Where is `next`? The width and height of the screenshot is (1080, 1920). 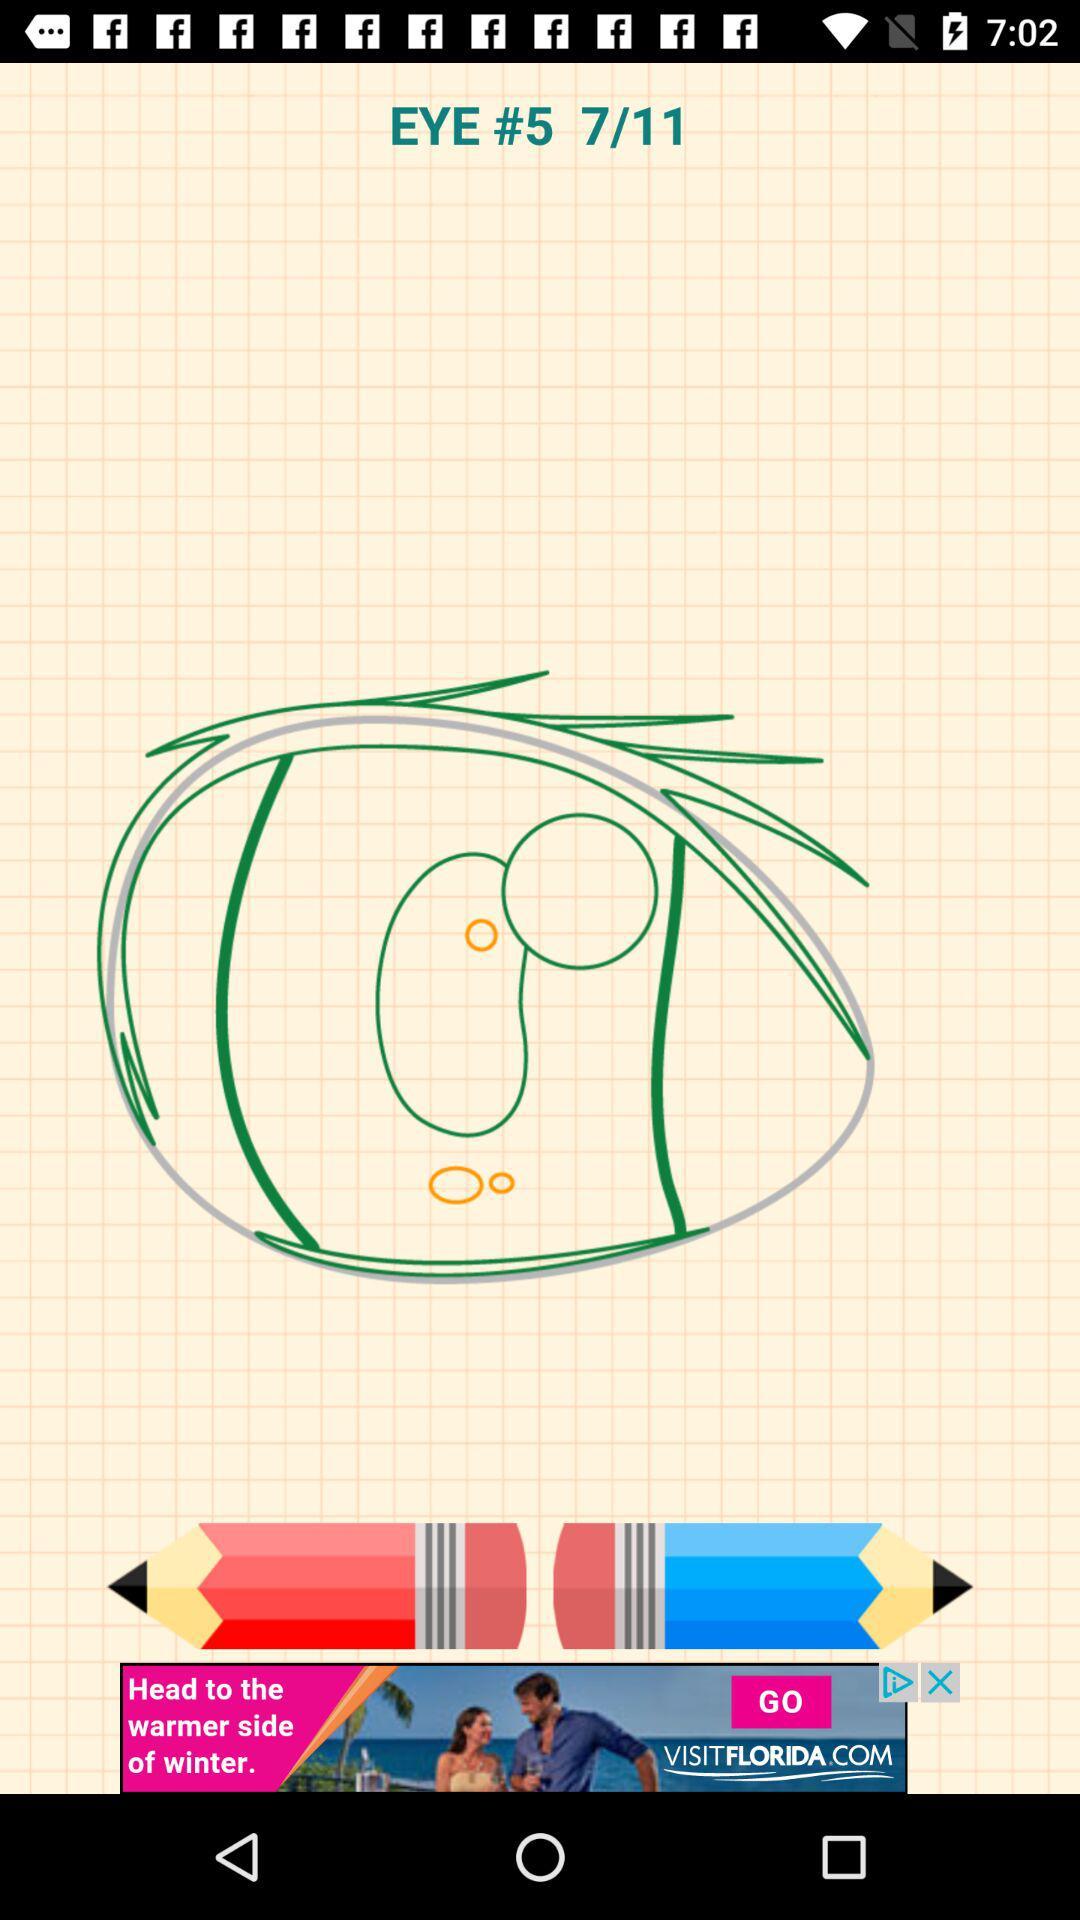
next is located at coordinates (763, 1585).